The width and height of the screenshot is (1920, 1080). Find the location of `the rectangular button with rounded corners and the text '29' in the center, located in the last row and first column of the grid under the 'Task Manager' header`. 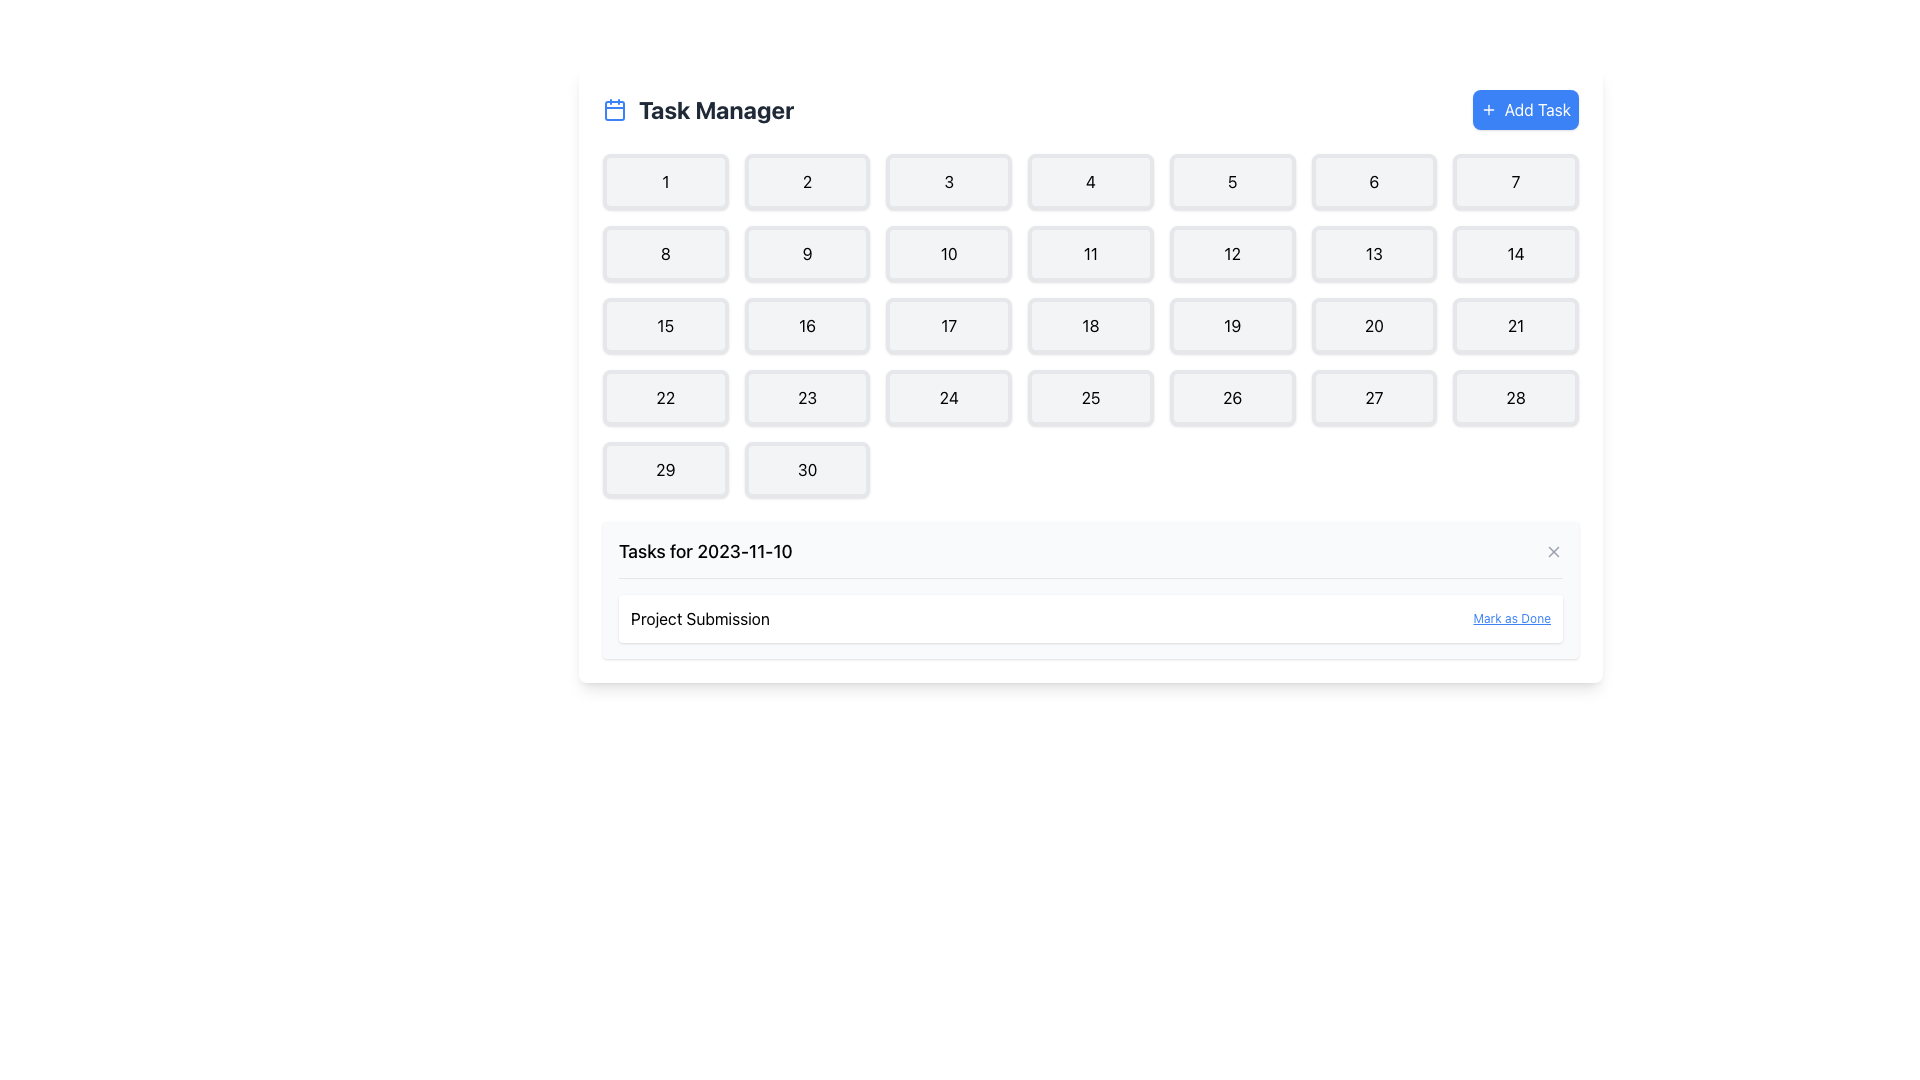

the rectangular button with rounded corners and the text '29' in the center, located in the last row and first column of the grid under the 'Task Manager' header is located at coordinates (665, 470).